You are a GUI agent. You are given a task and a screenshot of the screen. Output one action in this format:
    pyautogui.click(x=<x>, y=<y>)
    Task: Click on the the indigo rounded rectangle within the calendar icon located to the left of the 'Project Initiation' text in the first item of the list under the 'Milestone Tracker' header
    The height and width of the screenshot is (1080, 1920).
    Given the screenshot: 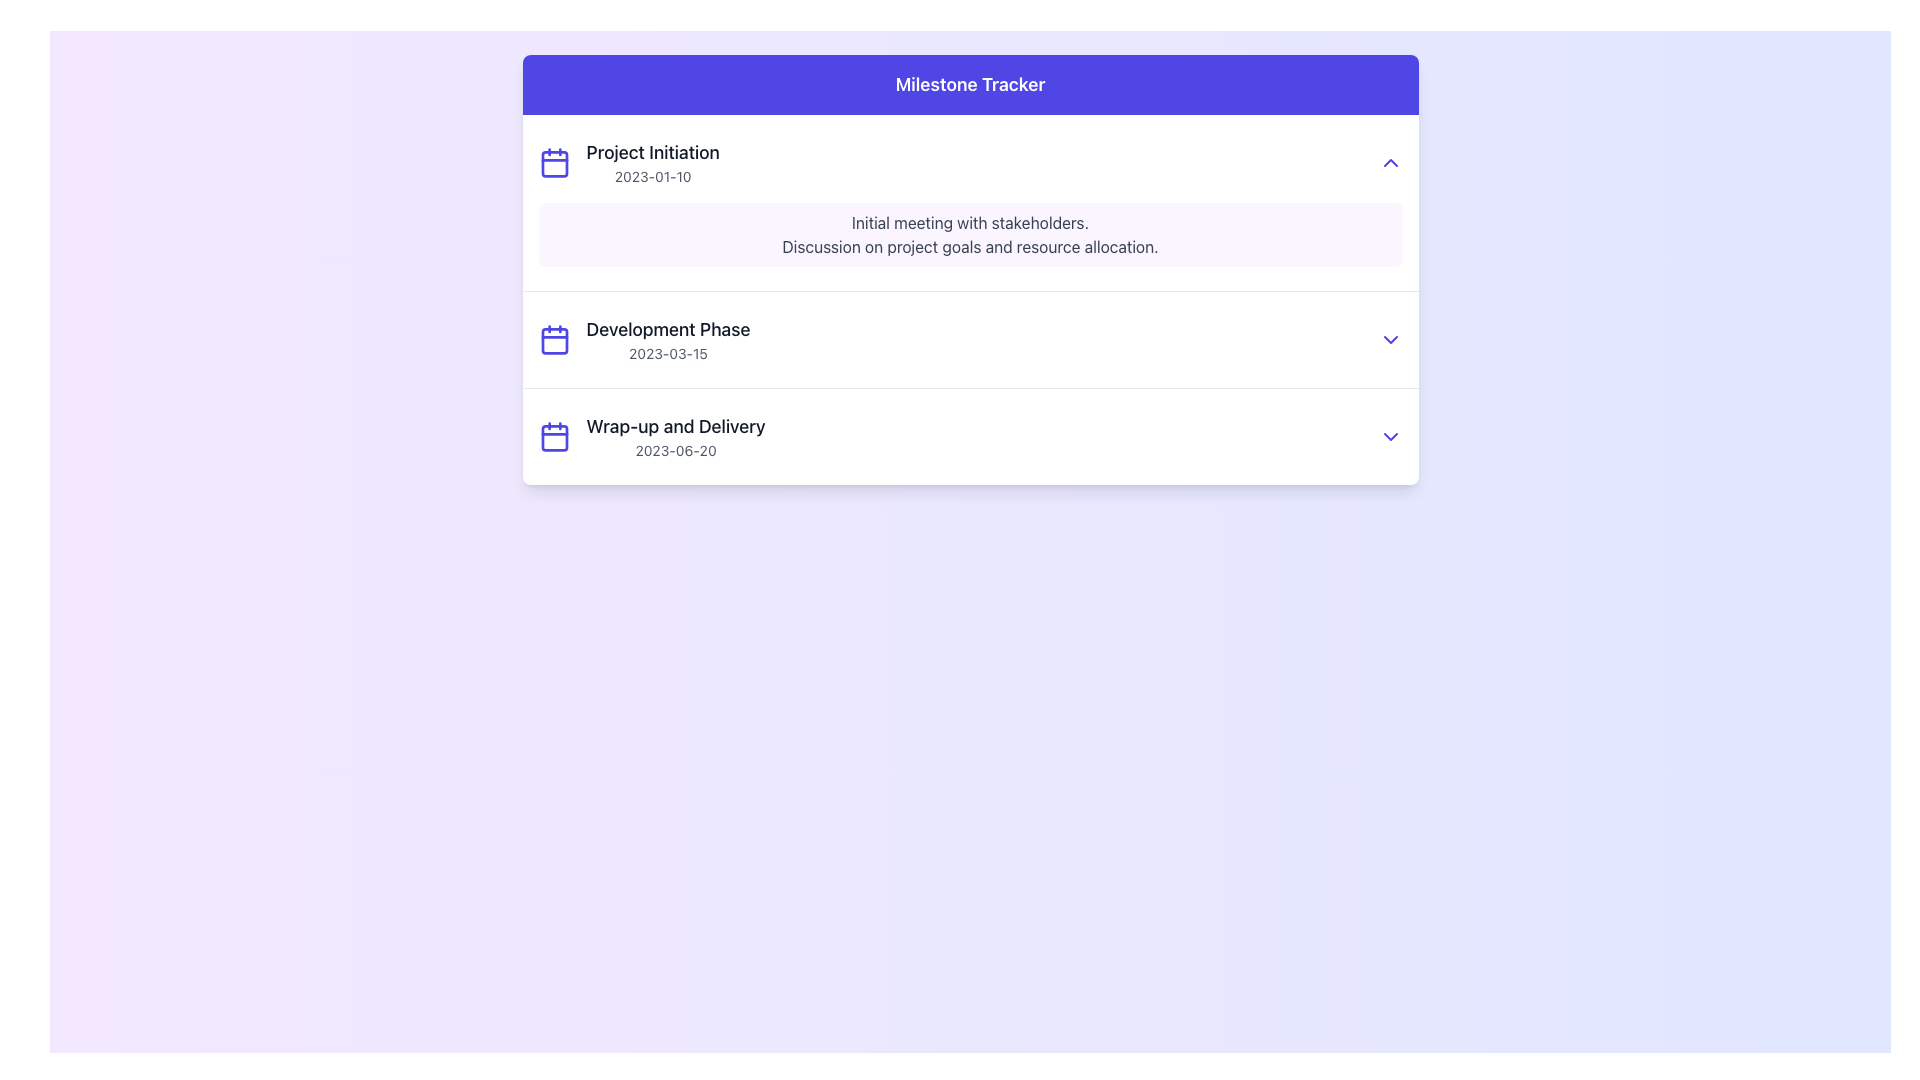 What is the action you would take?
    pyautogui.click(x=554, y=163)
    